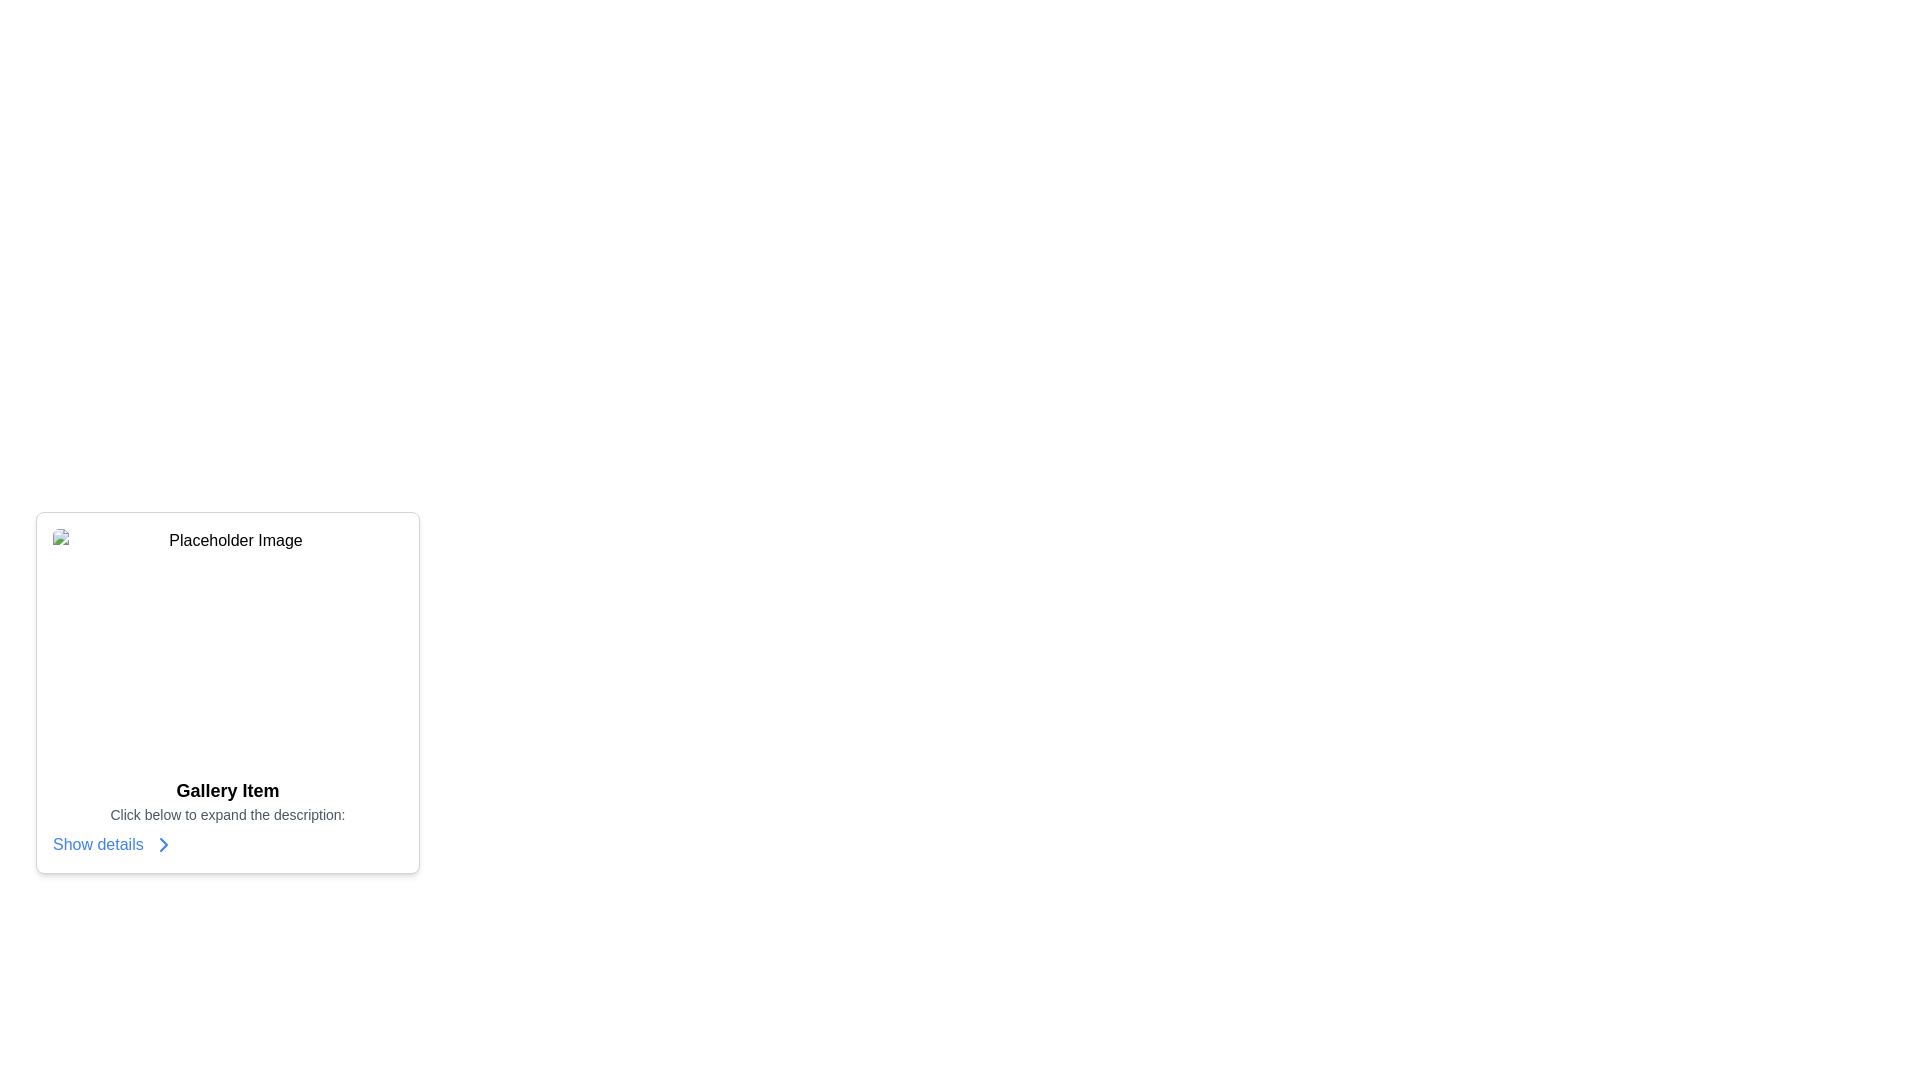 Image resolution: width=1920 pixels, height=1080 pixels. I want to click on the text element that reads 'Click below to expand the description:', which is styled in gray and located below the 'Gallery Item' heading, so click(227, 814).